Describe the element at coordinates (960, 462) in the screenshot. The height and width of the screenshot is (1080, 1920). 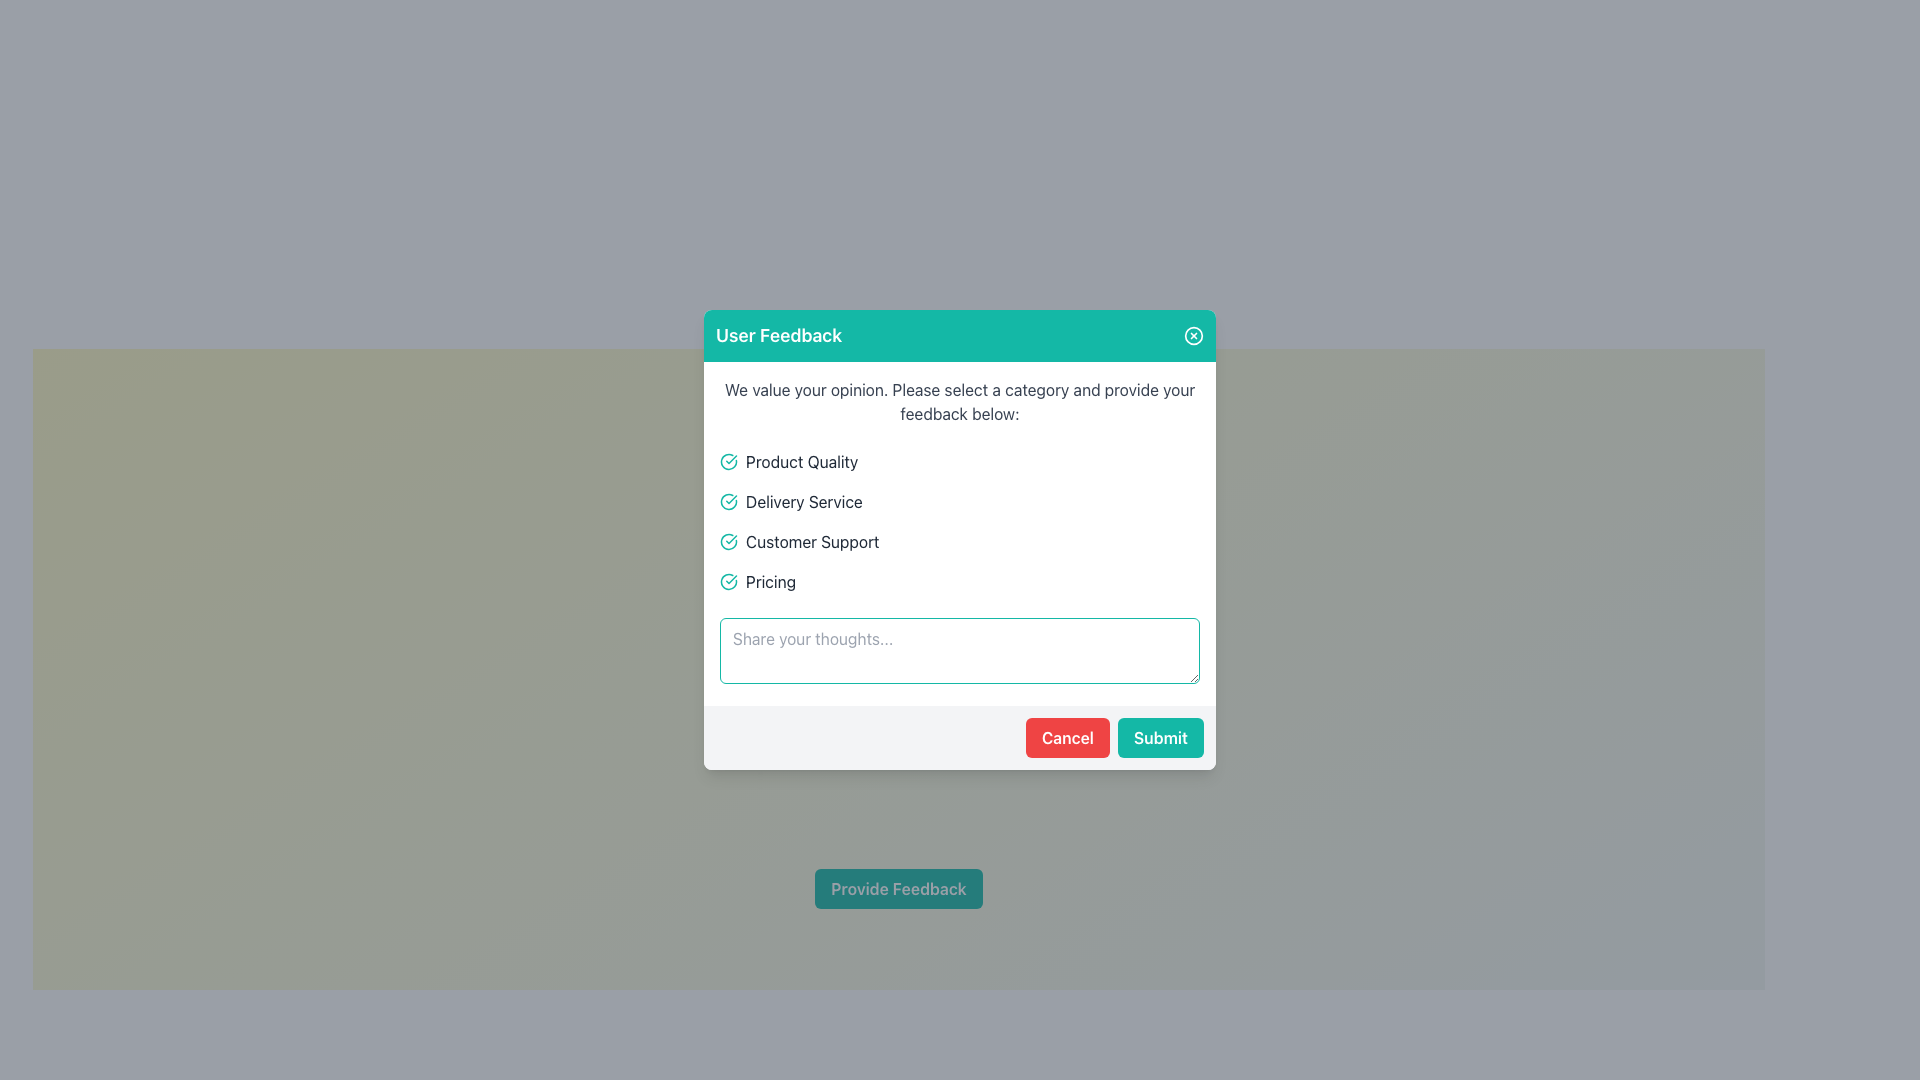
I see `keyboard navigation` at that location.